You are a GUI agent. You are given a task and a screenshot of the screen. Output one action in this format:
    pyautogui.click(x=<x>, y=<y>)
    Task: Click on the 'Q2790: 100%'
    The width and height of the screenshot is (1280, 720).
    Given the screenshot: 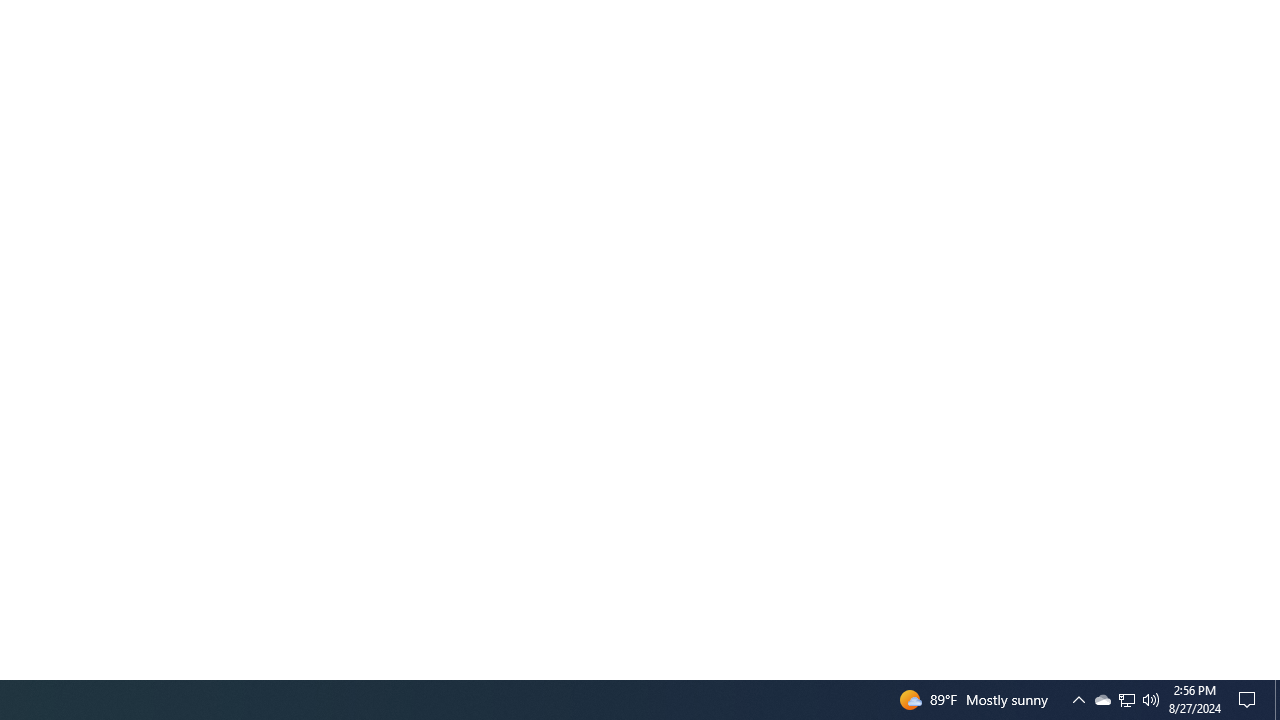 What is the action you would take?
    pyautogui.click(x=1127, y=698)
    